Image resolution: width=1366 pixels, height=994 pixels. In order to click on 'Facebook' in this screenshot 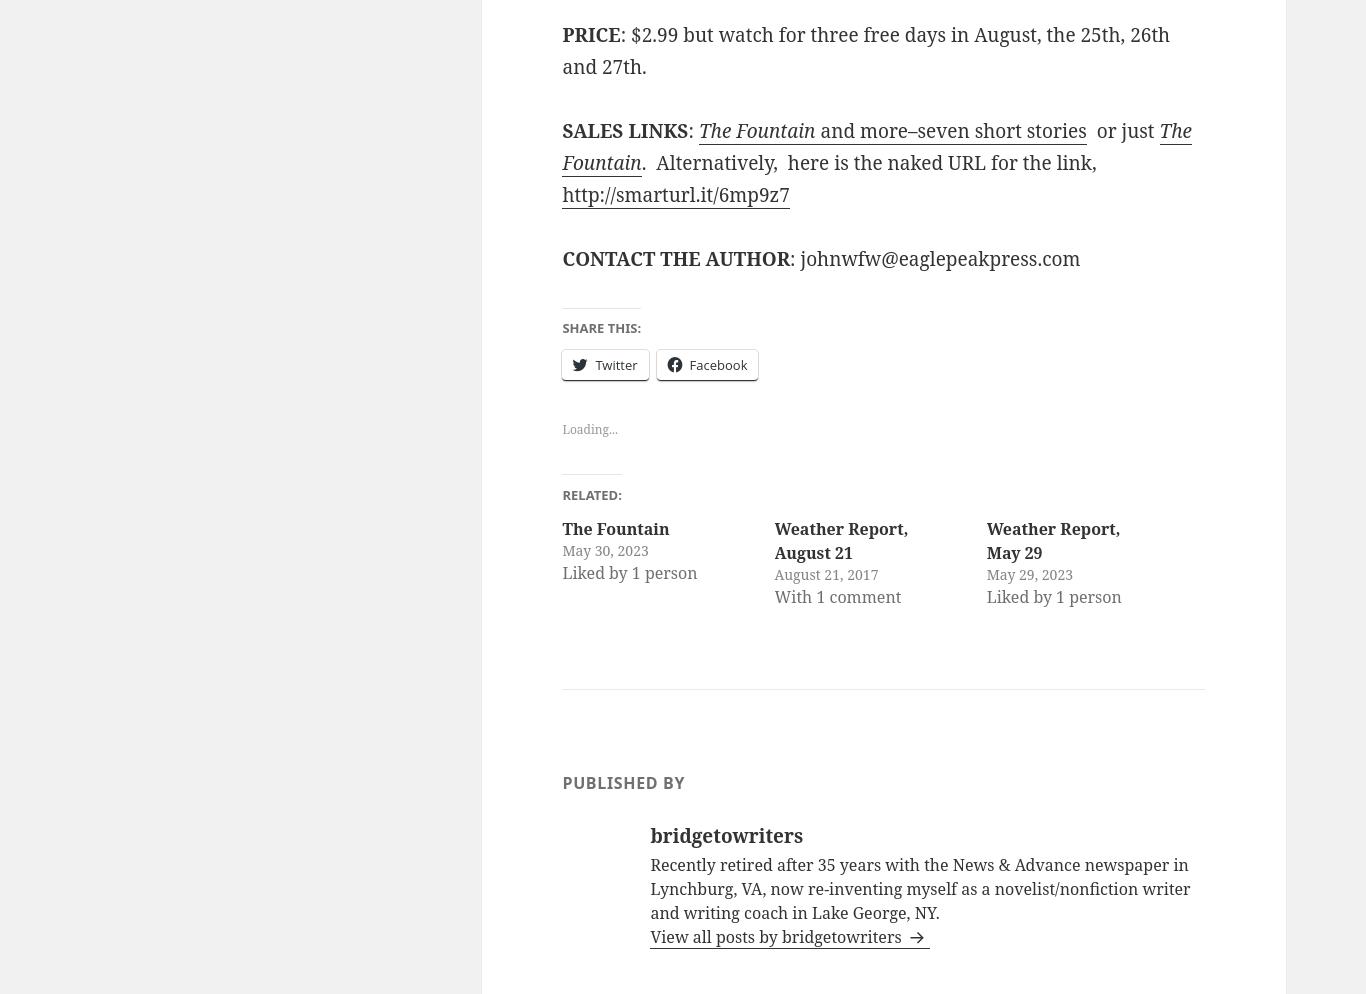, I will do `click(689, 364)`.